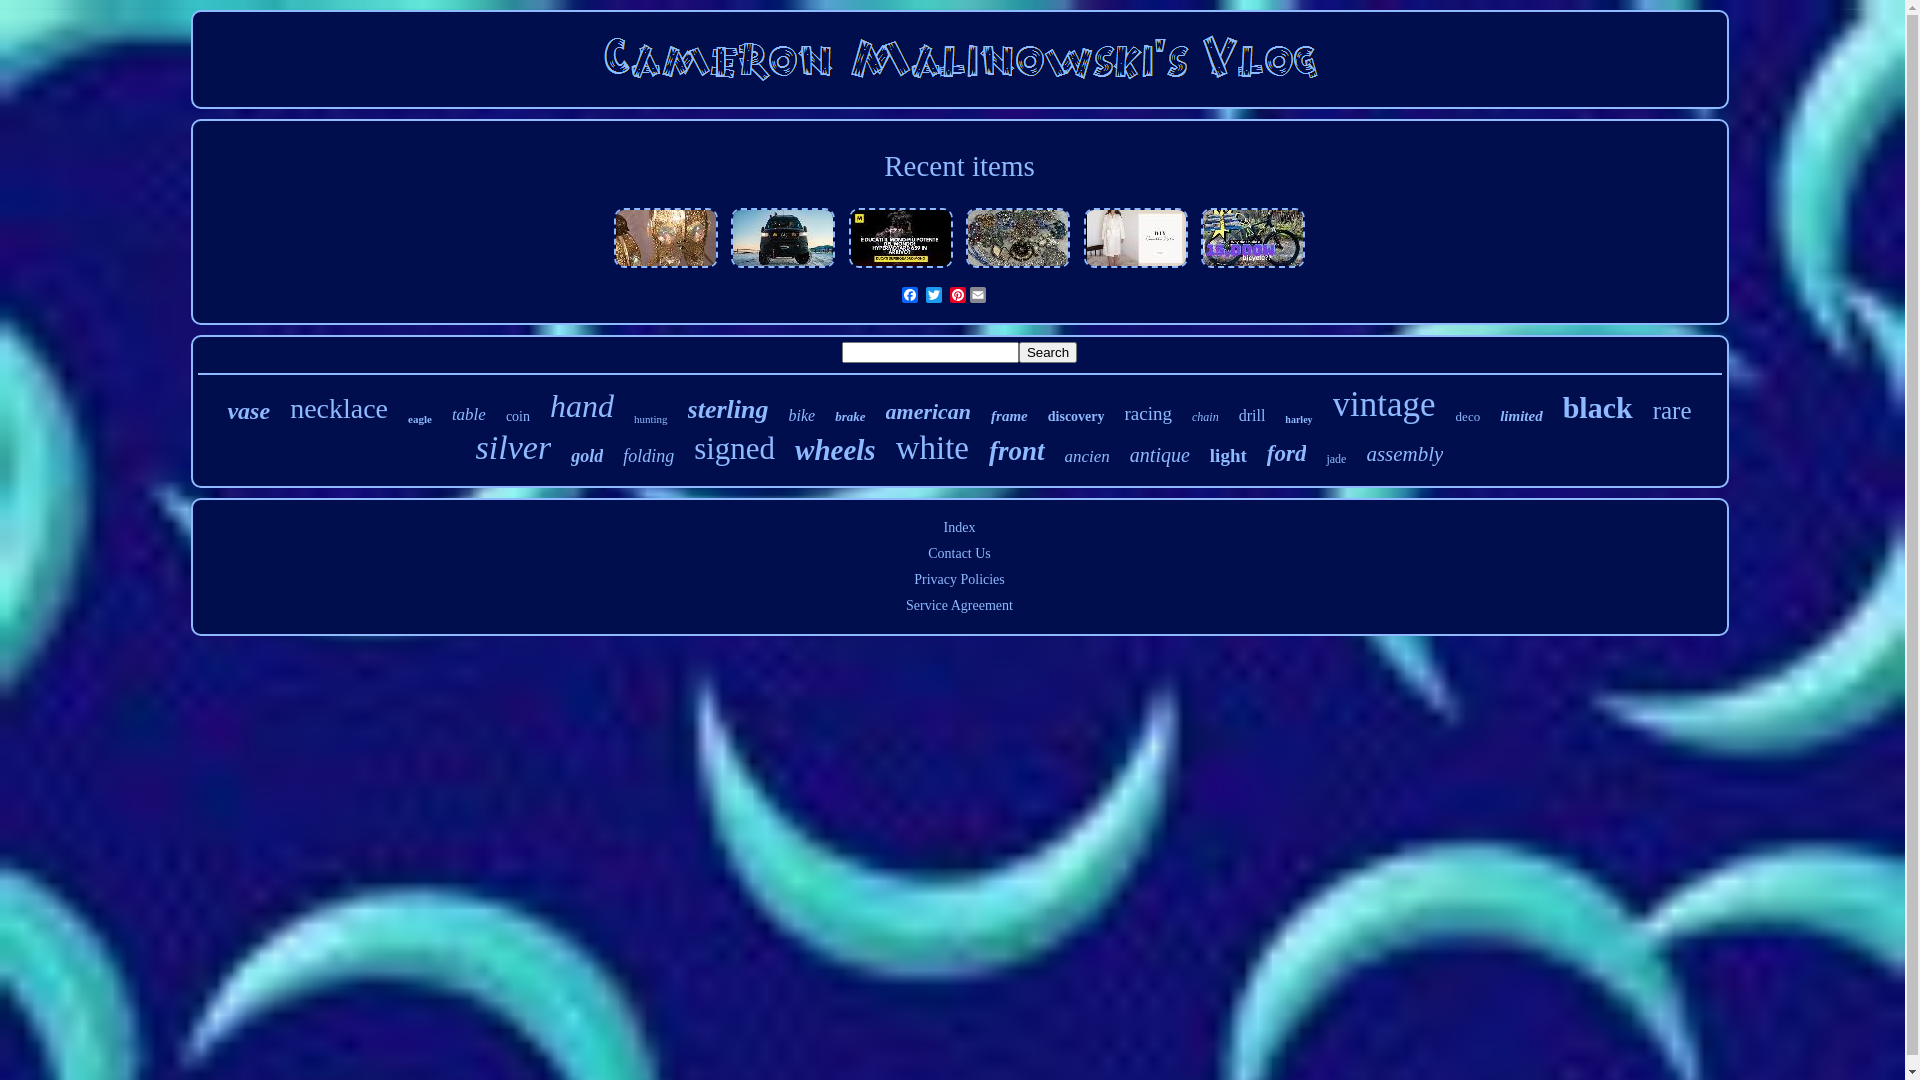 This screenshot has height=1080, width=1920. Describe the element at coordinates (958, 164) in the screenshot. I see `'Recent items'` at that location.